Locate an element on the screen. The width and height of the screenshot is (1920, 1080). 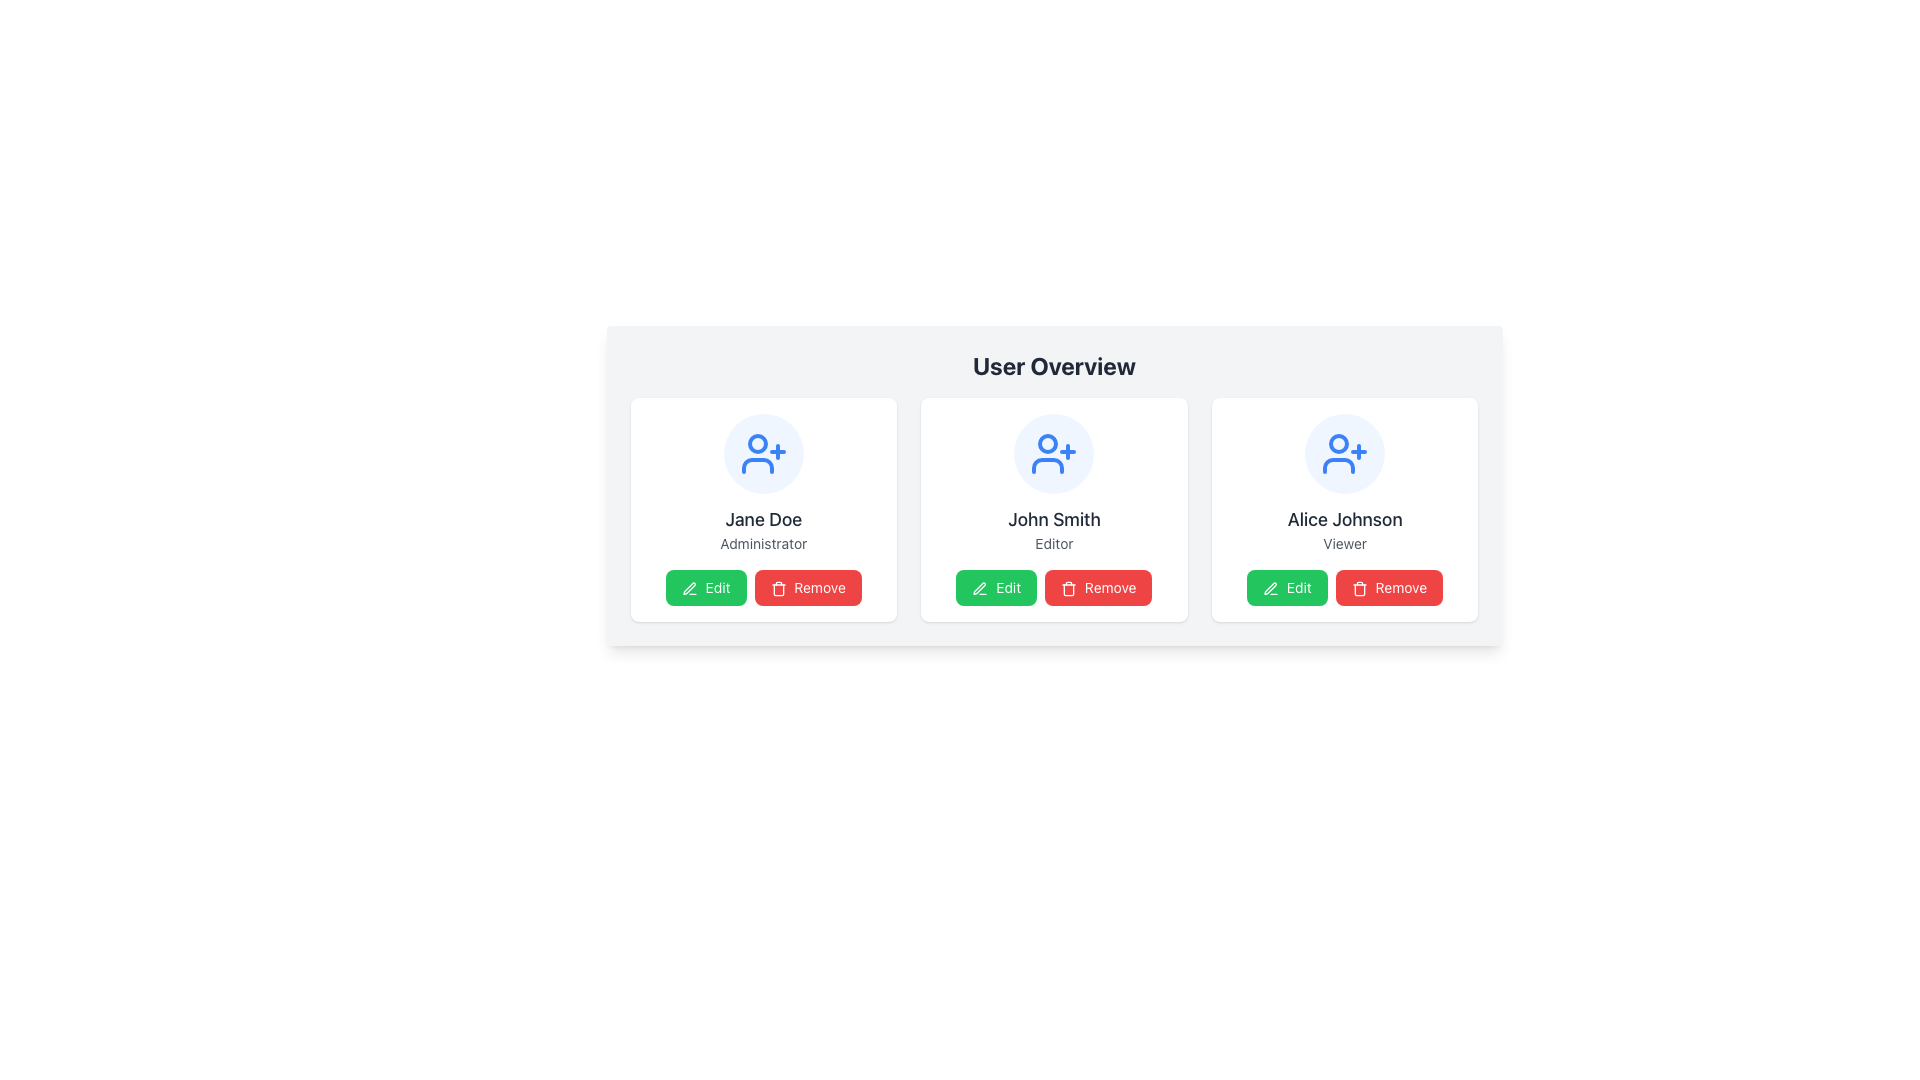
the user icon with an addition symbol at the center-top area of Alice Johnson's profile card is located at coordinates (1345, 454).